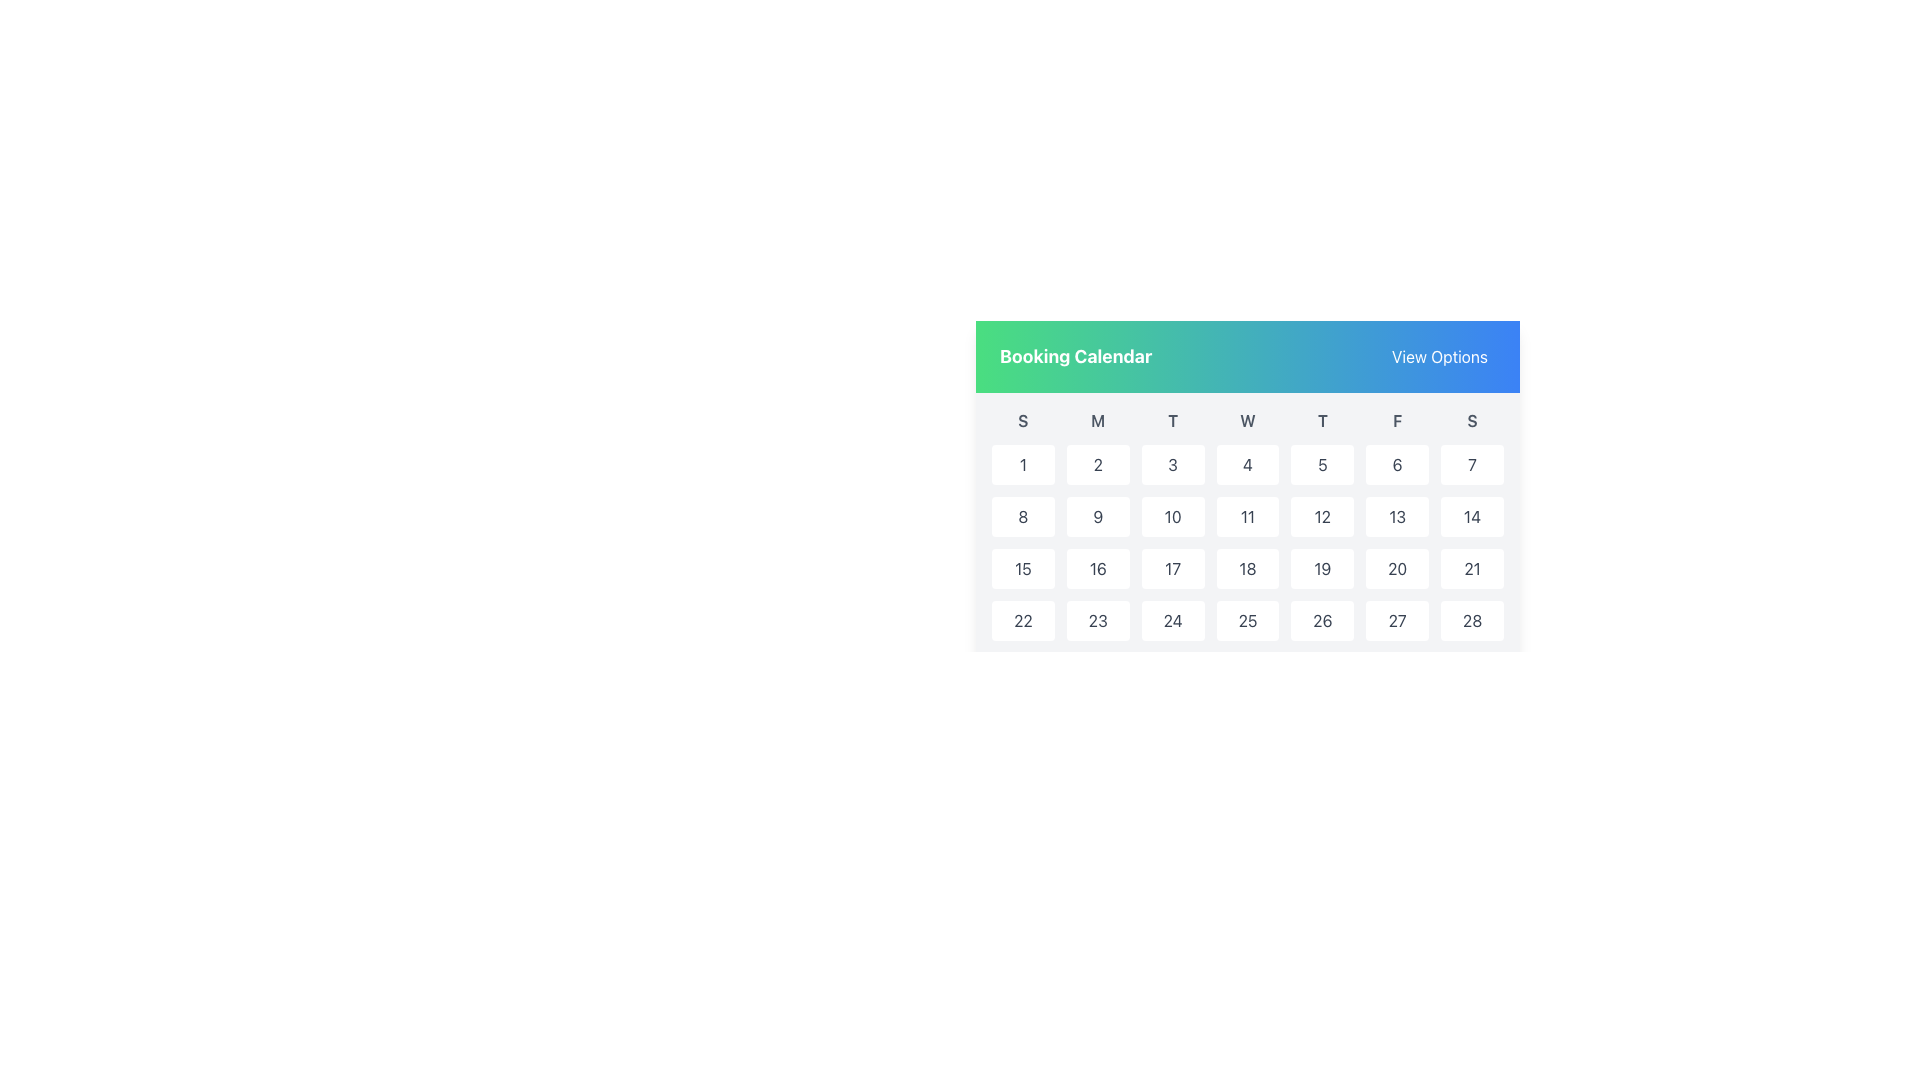  Describe the element at coordinates (1472, 620) in the screenshot. I see `date value displayed in the calendar cell showing the number '28', which is part of the Booking Calendar interface` at that location.